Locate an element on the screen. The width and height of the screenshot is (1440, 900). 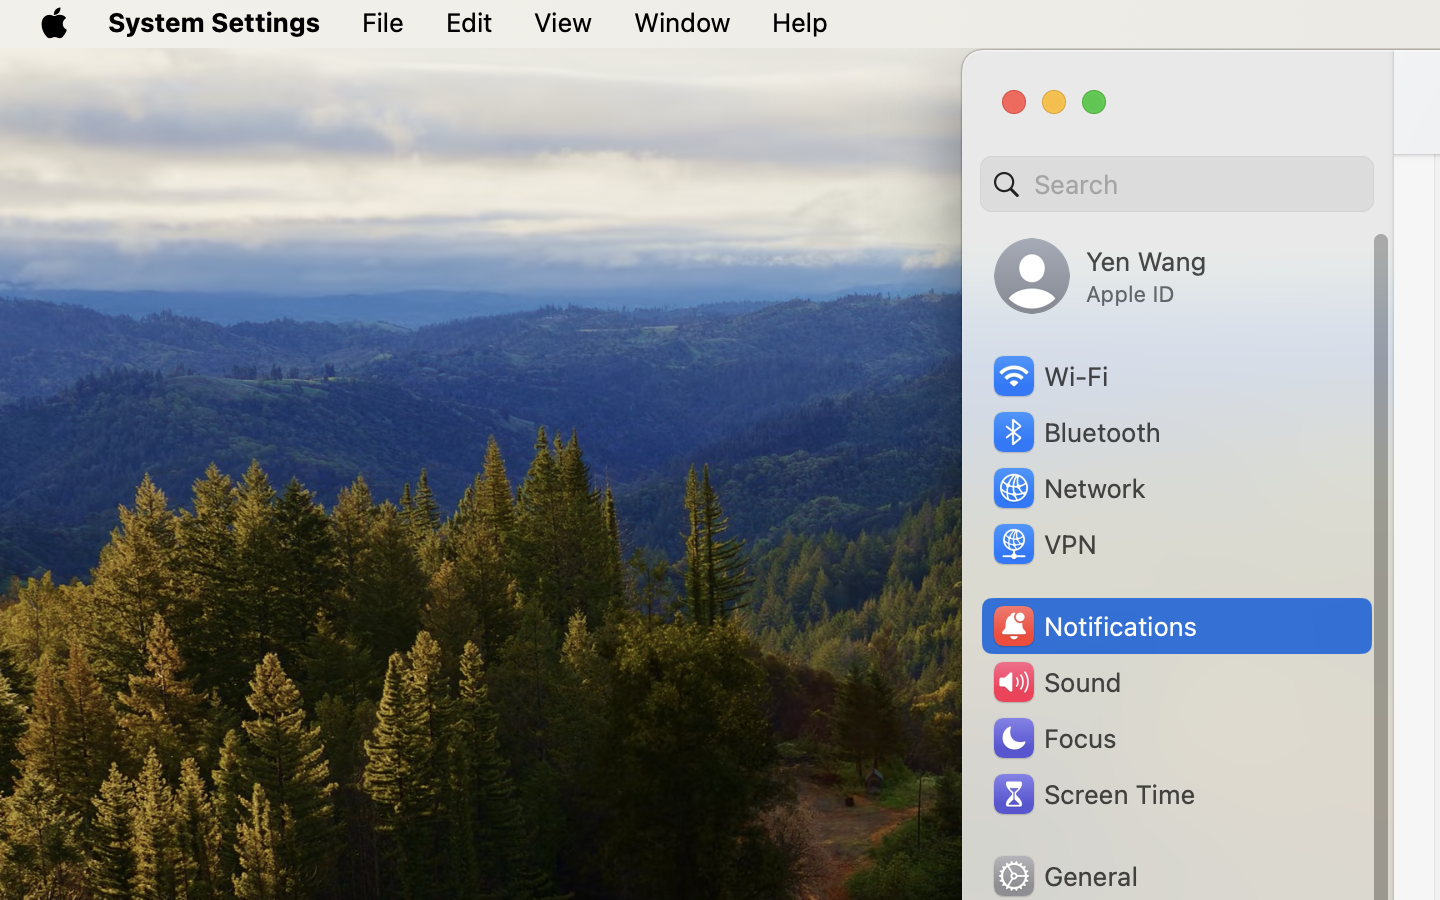
'Screen Time' is located at coordinates (1091, 793).